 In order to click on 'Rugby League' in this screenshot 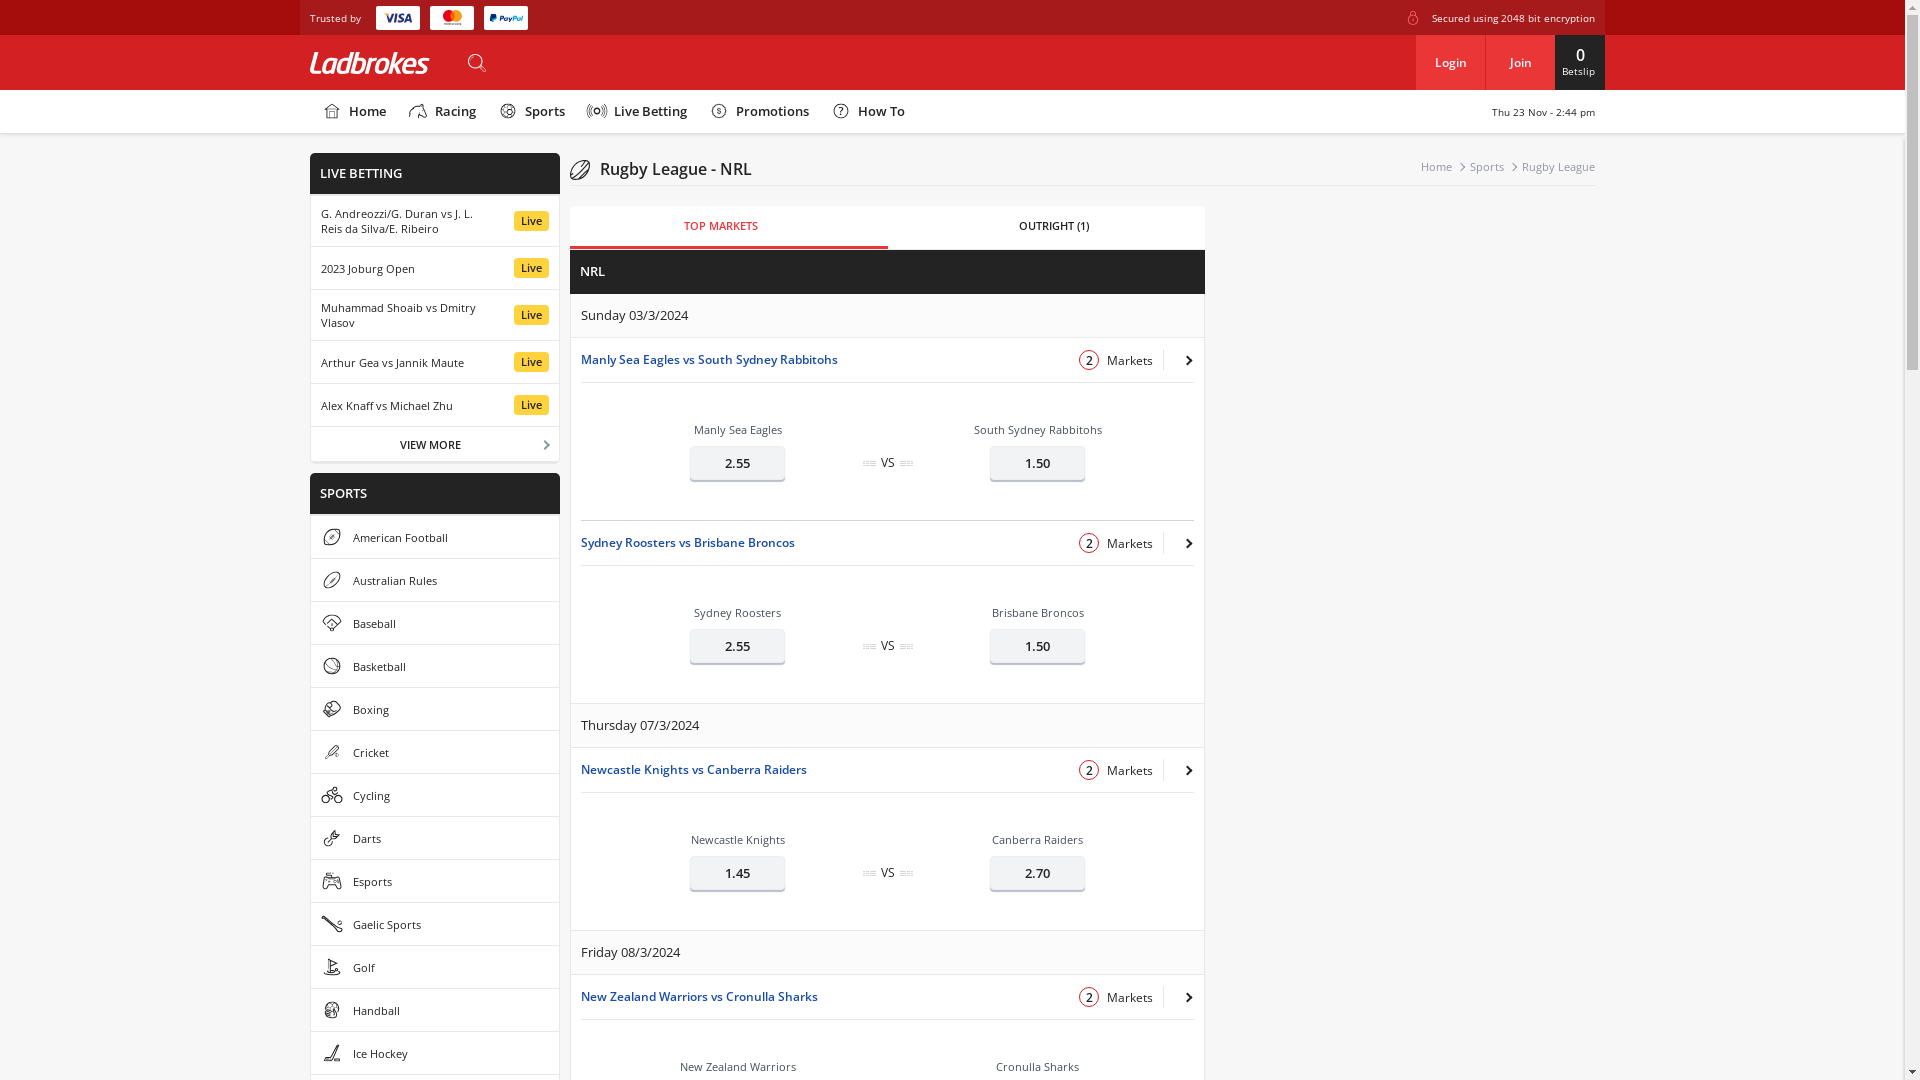, I will do `click(1557, 165)`.